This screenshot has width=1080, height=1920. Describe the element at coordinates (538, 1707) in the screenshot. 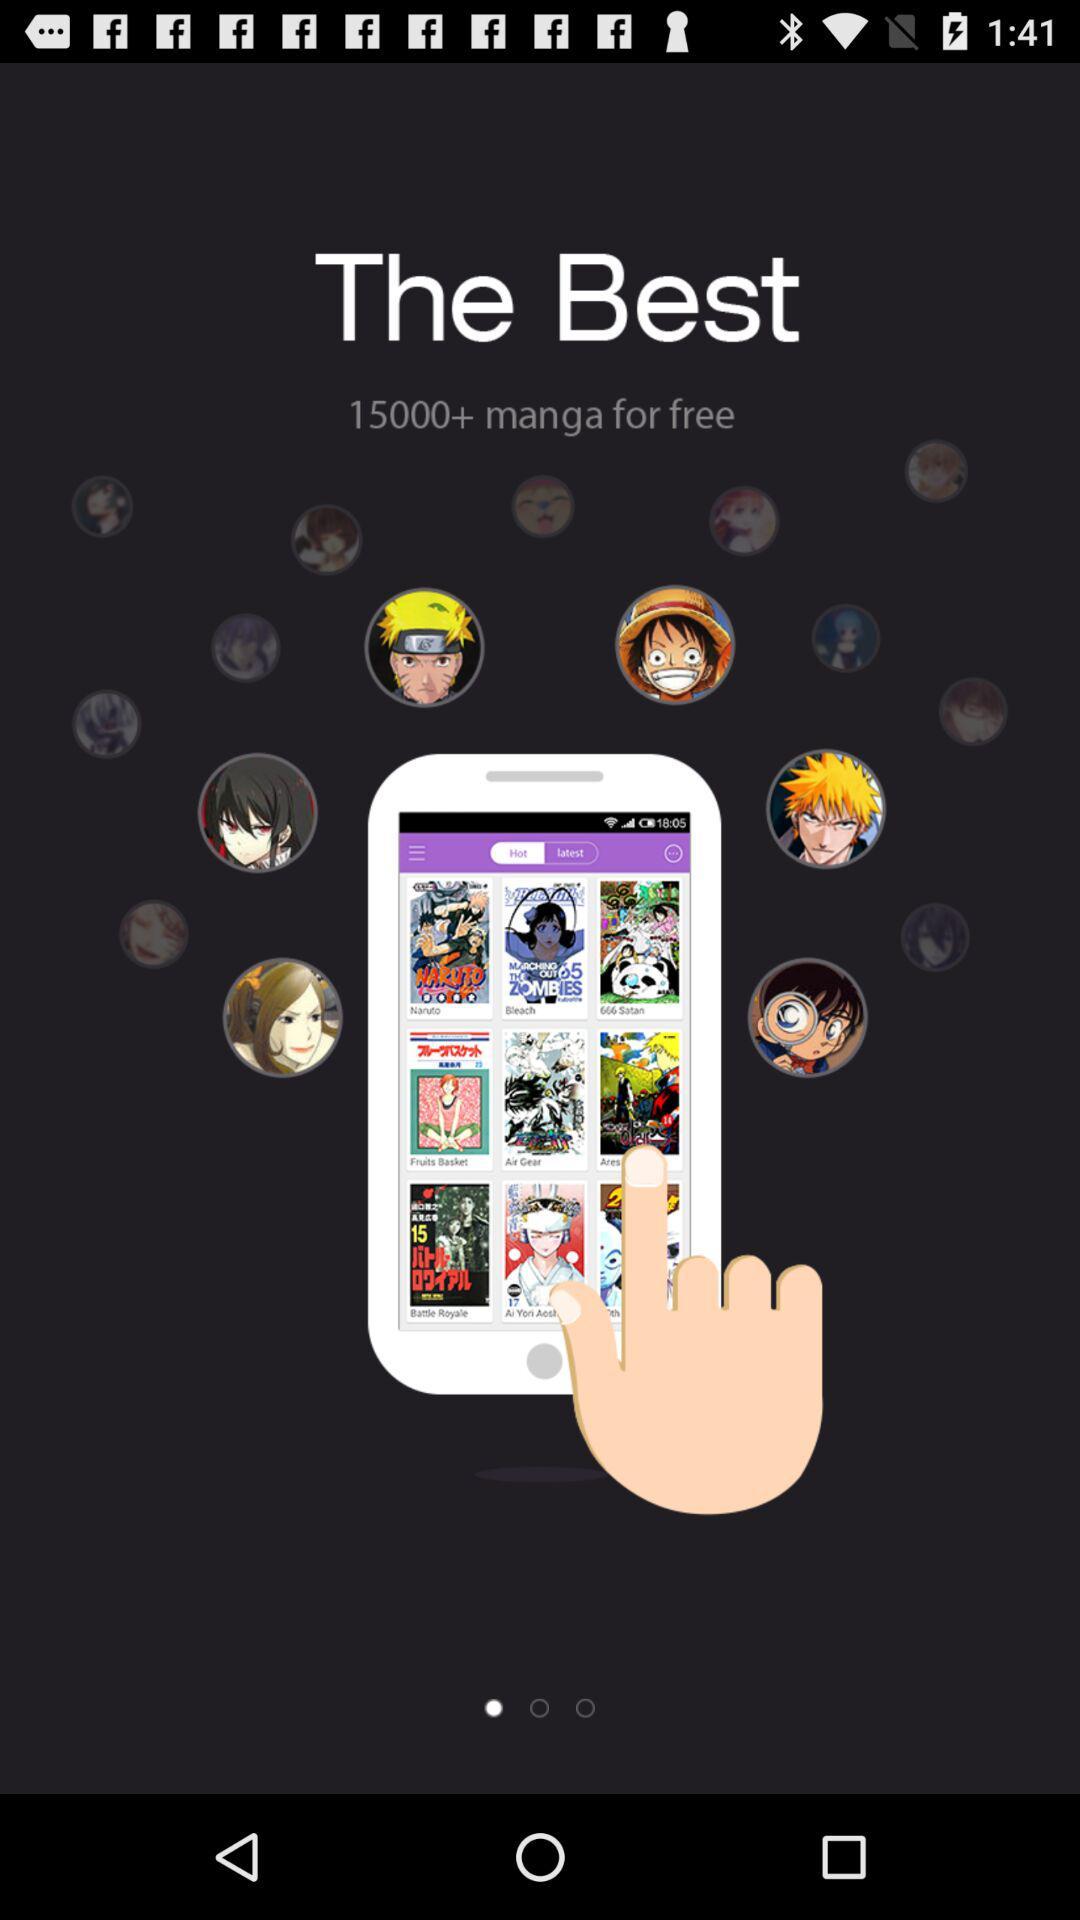

I see `next page` at that location.